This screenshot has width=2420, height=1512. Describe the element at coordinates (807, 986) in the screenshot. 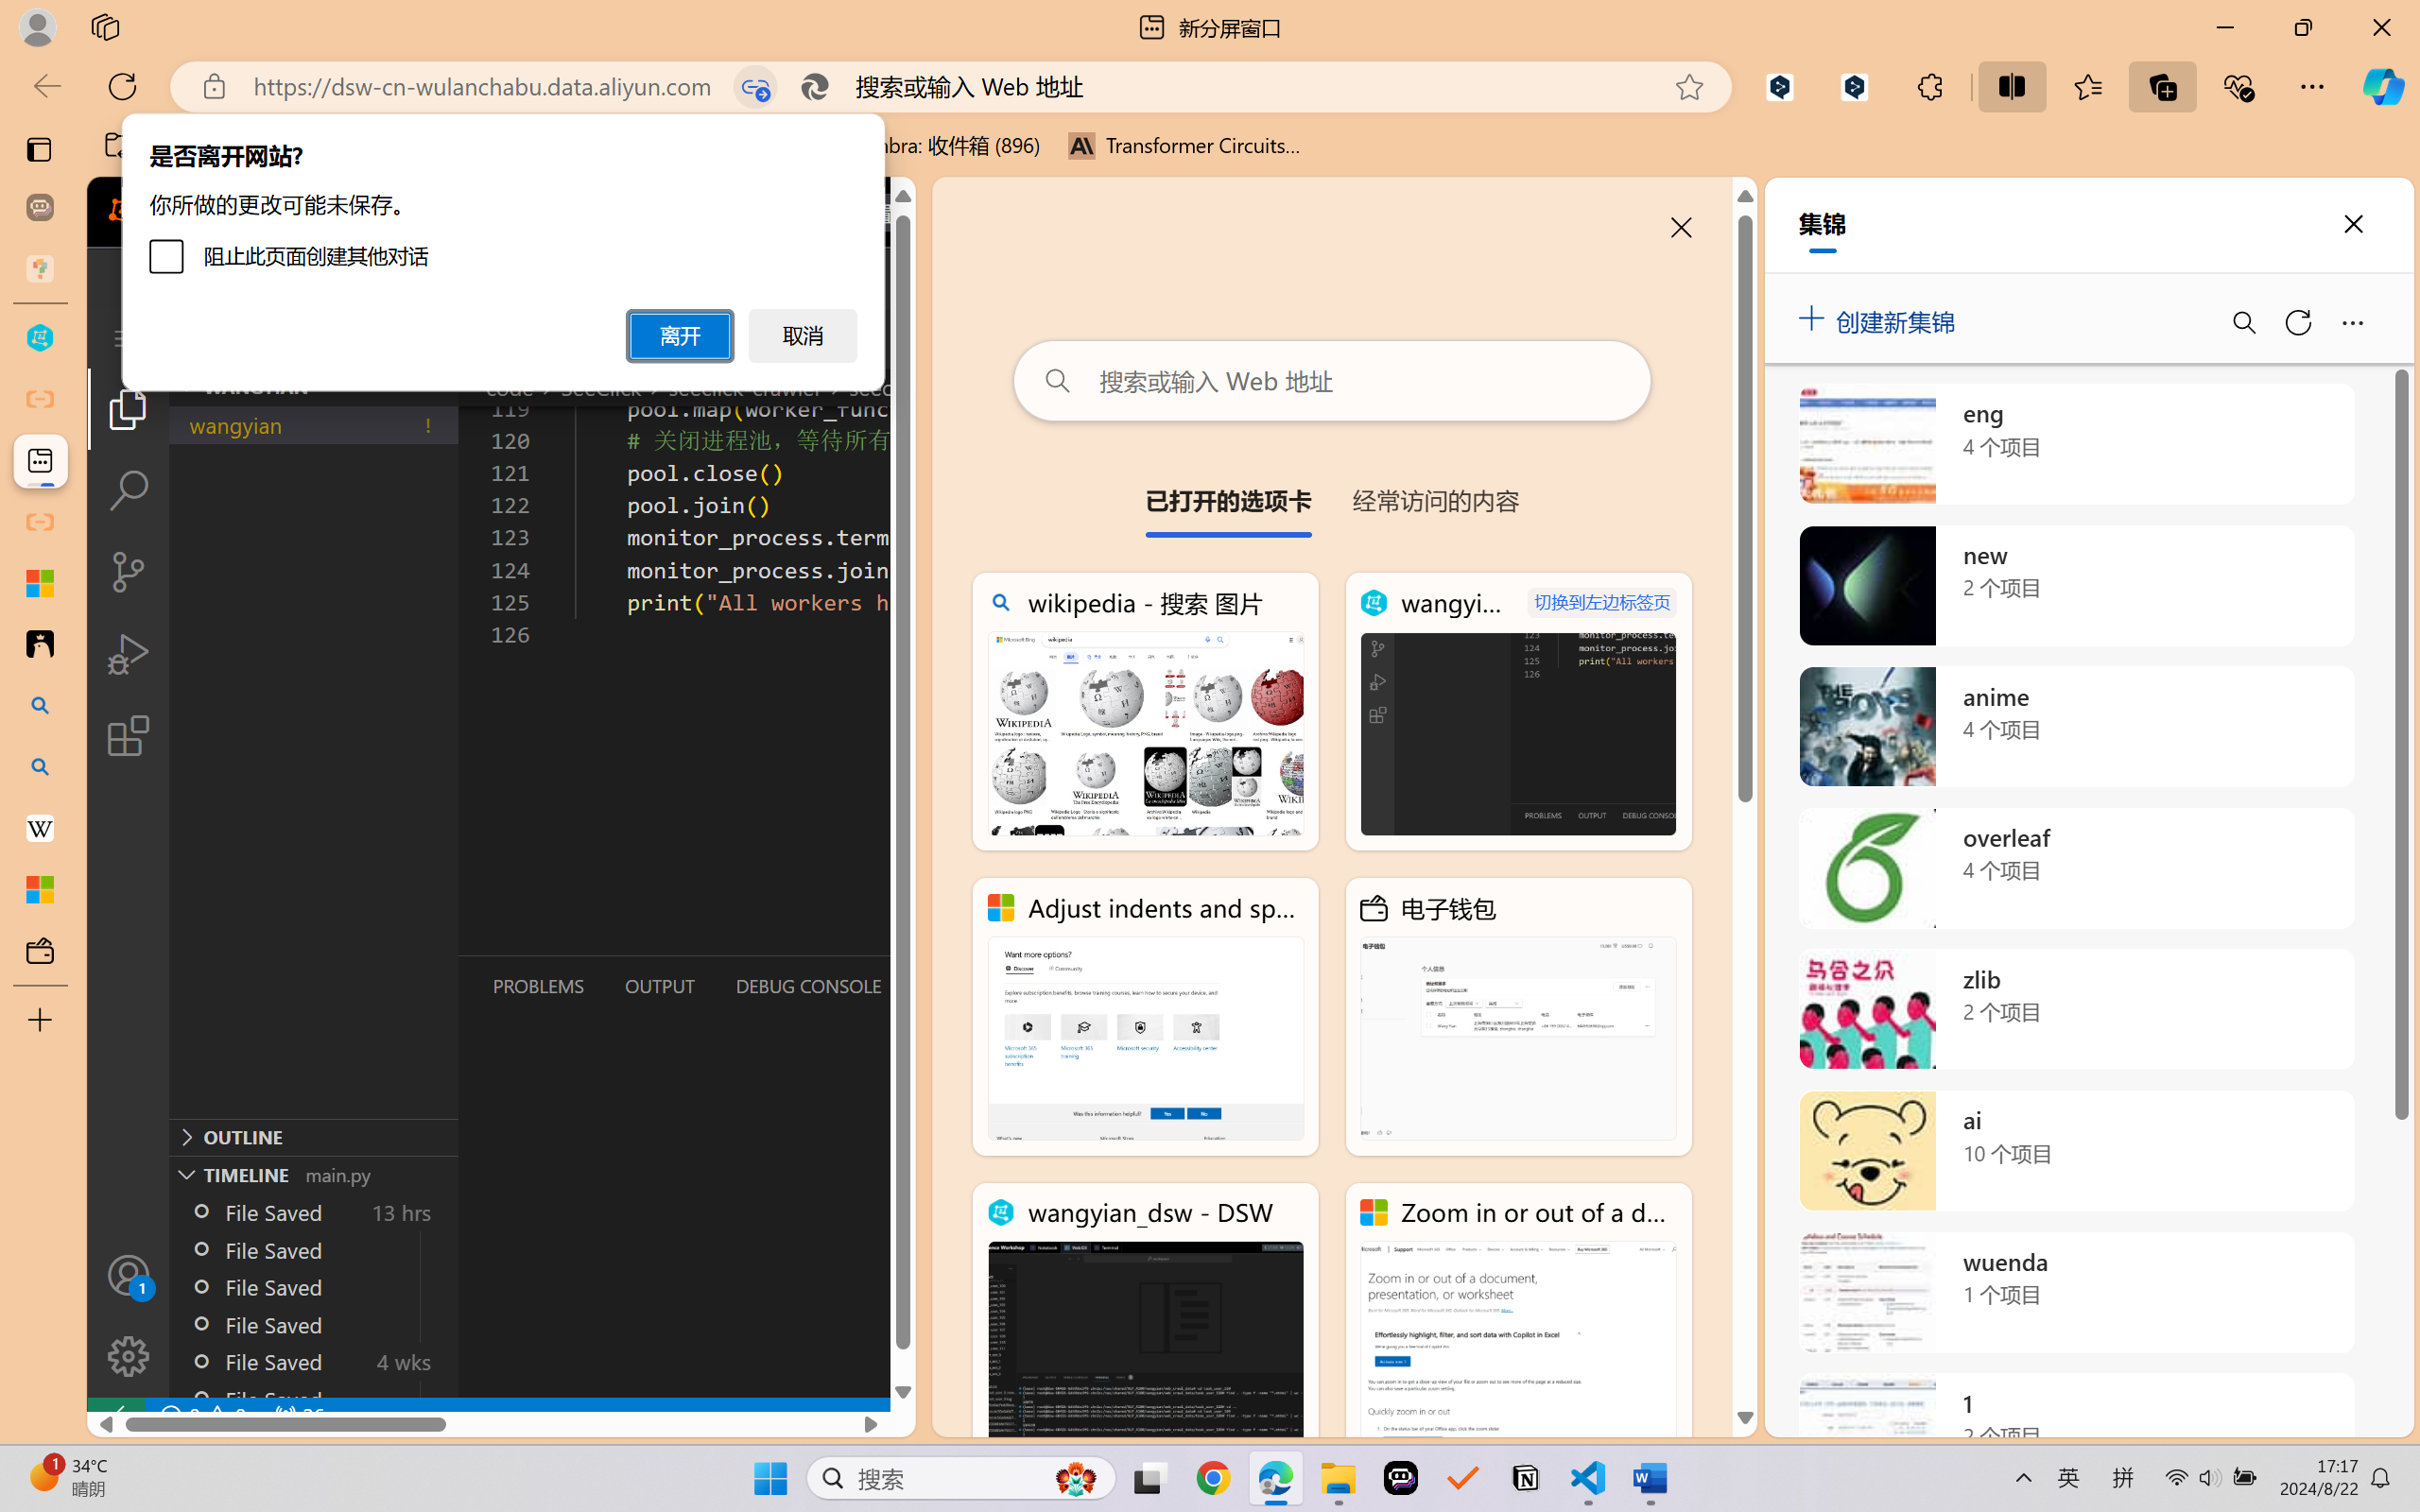

I see `'Debug Console (Ctrl+Shift+Y)'` at that location.